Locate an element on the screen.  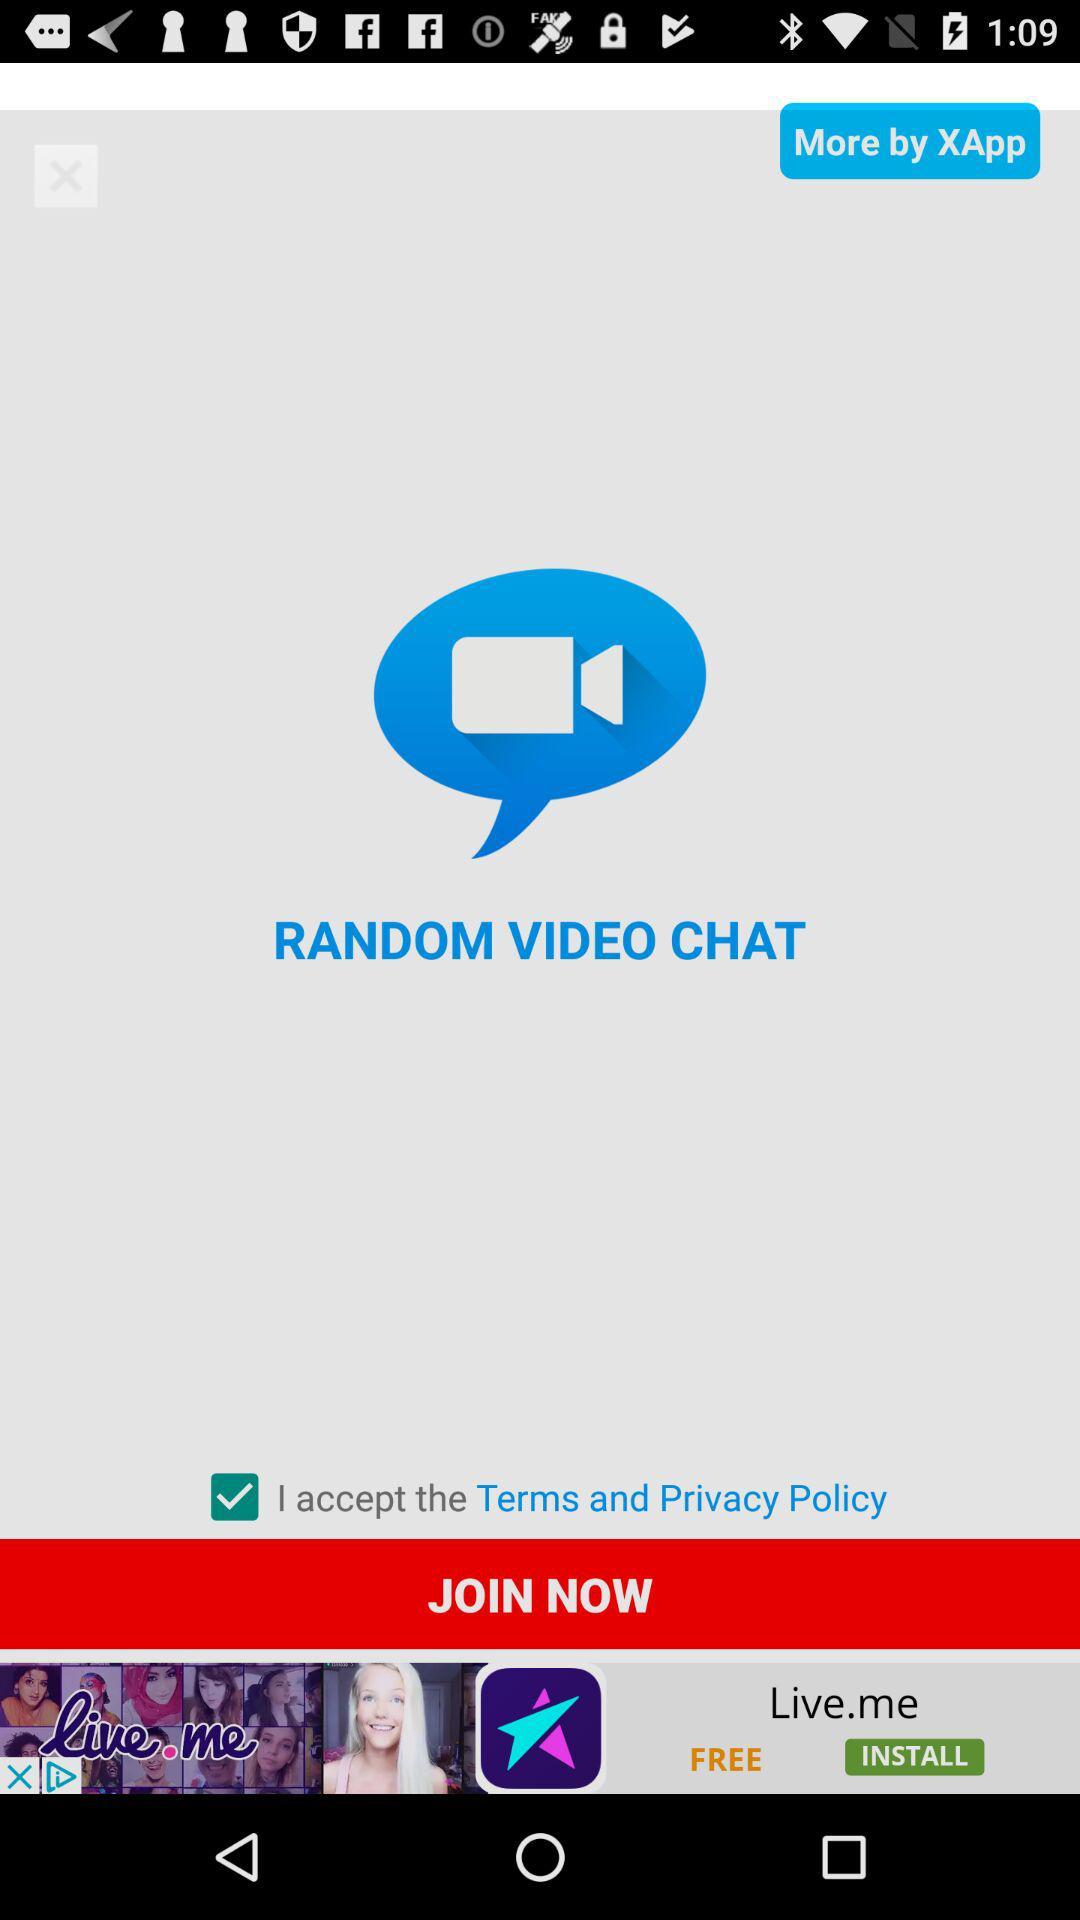
advertisement is located at coordinates (540, 1727).